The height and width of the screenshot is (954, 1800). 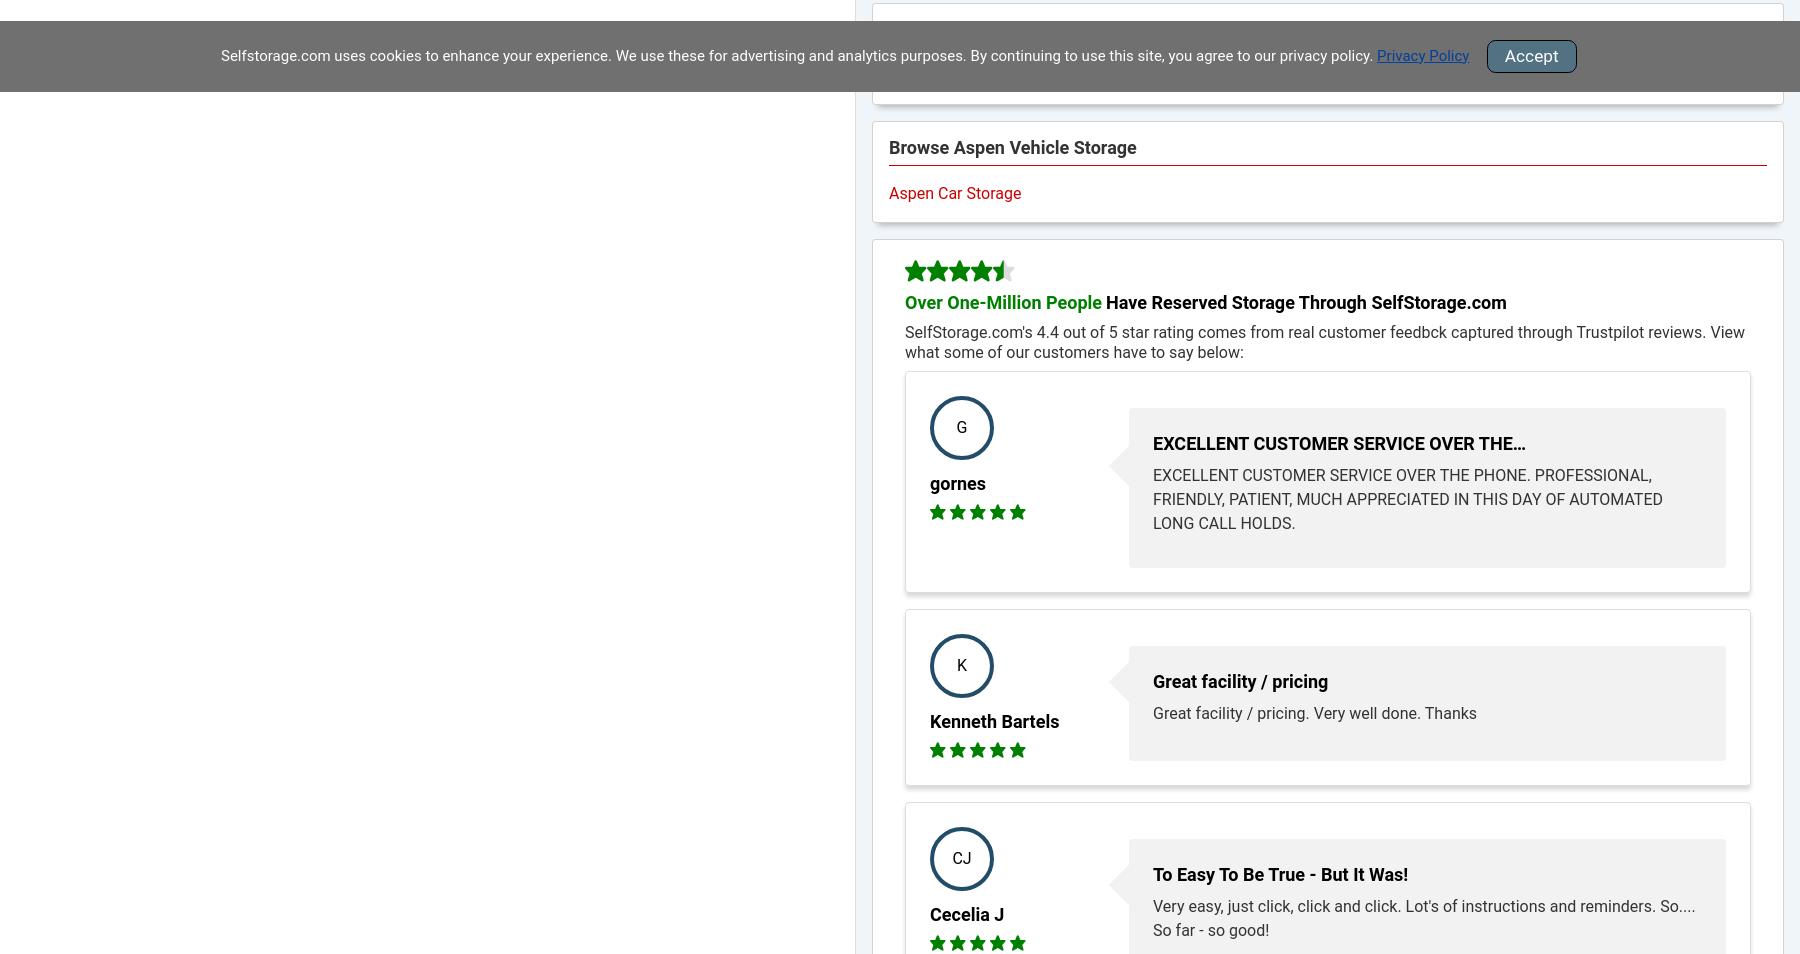 What do you see at coordinates (1531, 54) in the screenshot?
I see `'Accept'` at bounding box center [1531, 54].